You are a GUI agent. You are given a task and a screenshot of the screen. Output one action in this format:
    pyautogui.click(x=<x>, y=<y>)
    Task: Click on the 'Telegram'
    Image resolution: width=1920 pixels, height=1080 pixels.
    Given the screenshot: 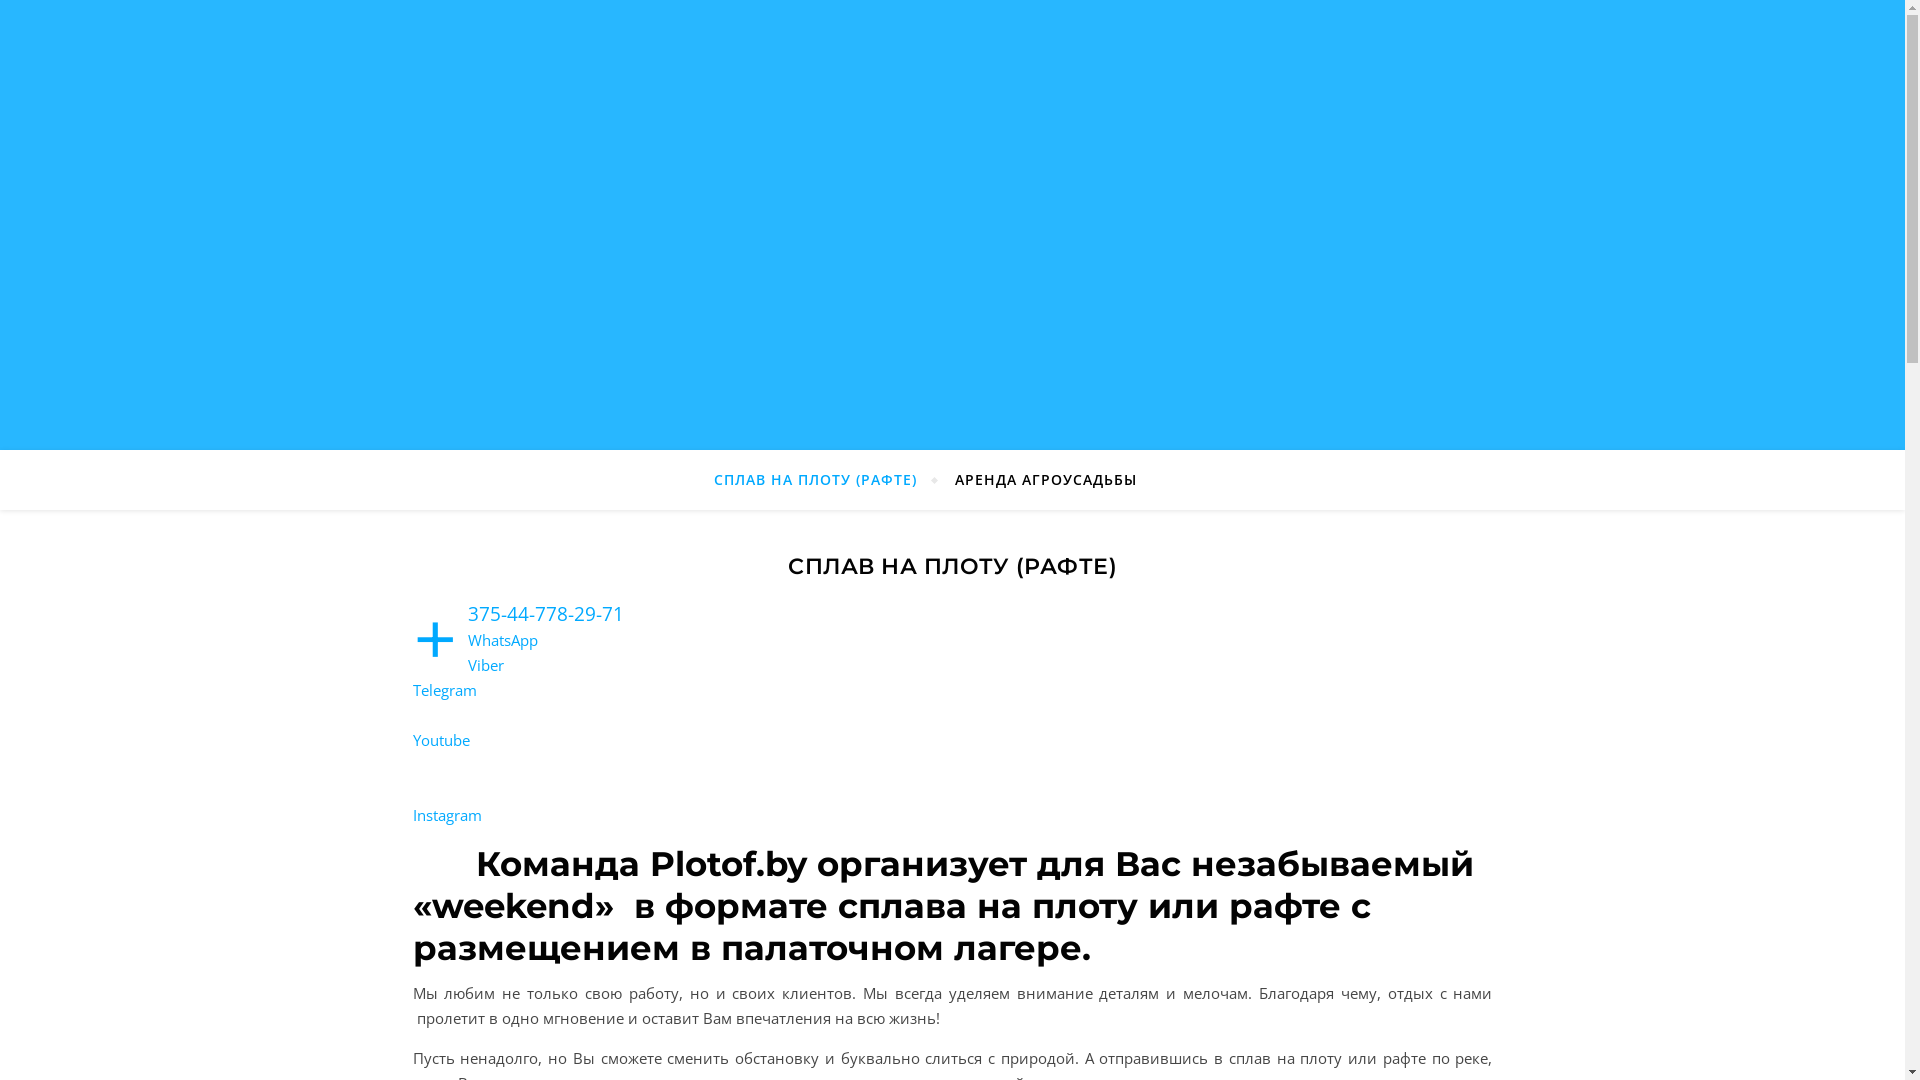 What is the action you would take?
    pyautogui.click(x=411, y=689)
    